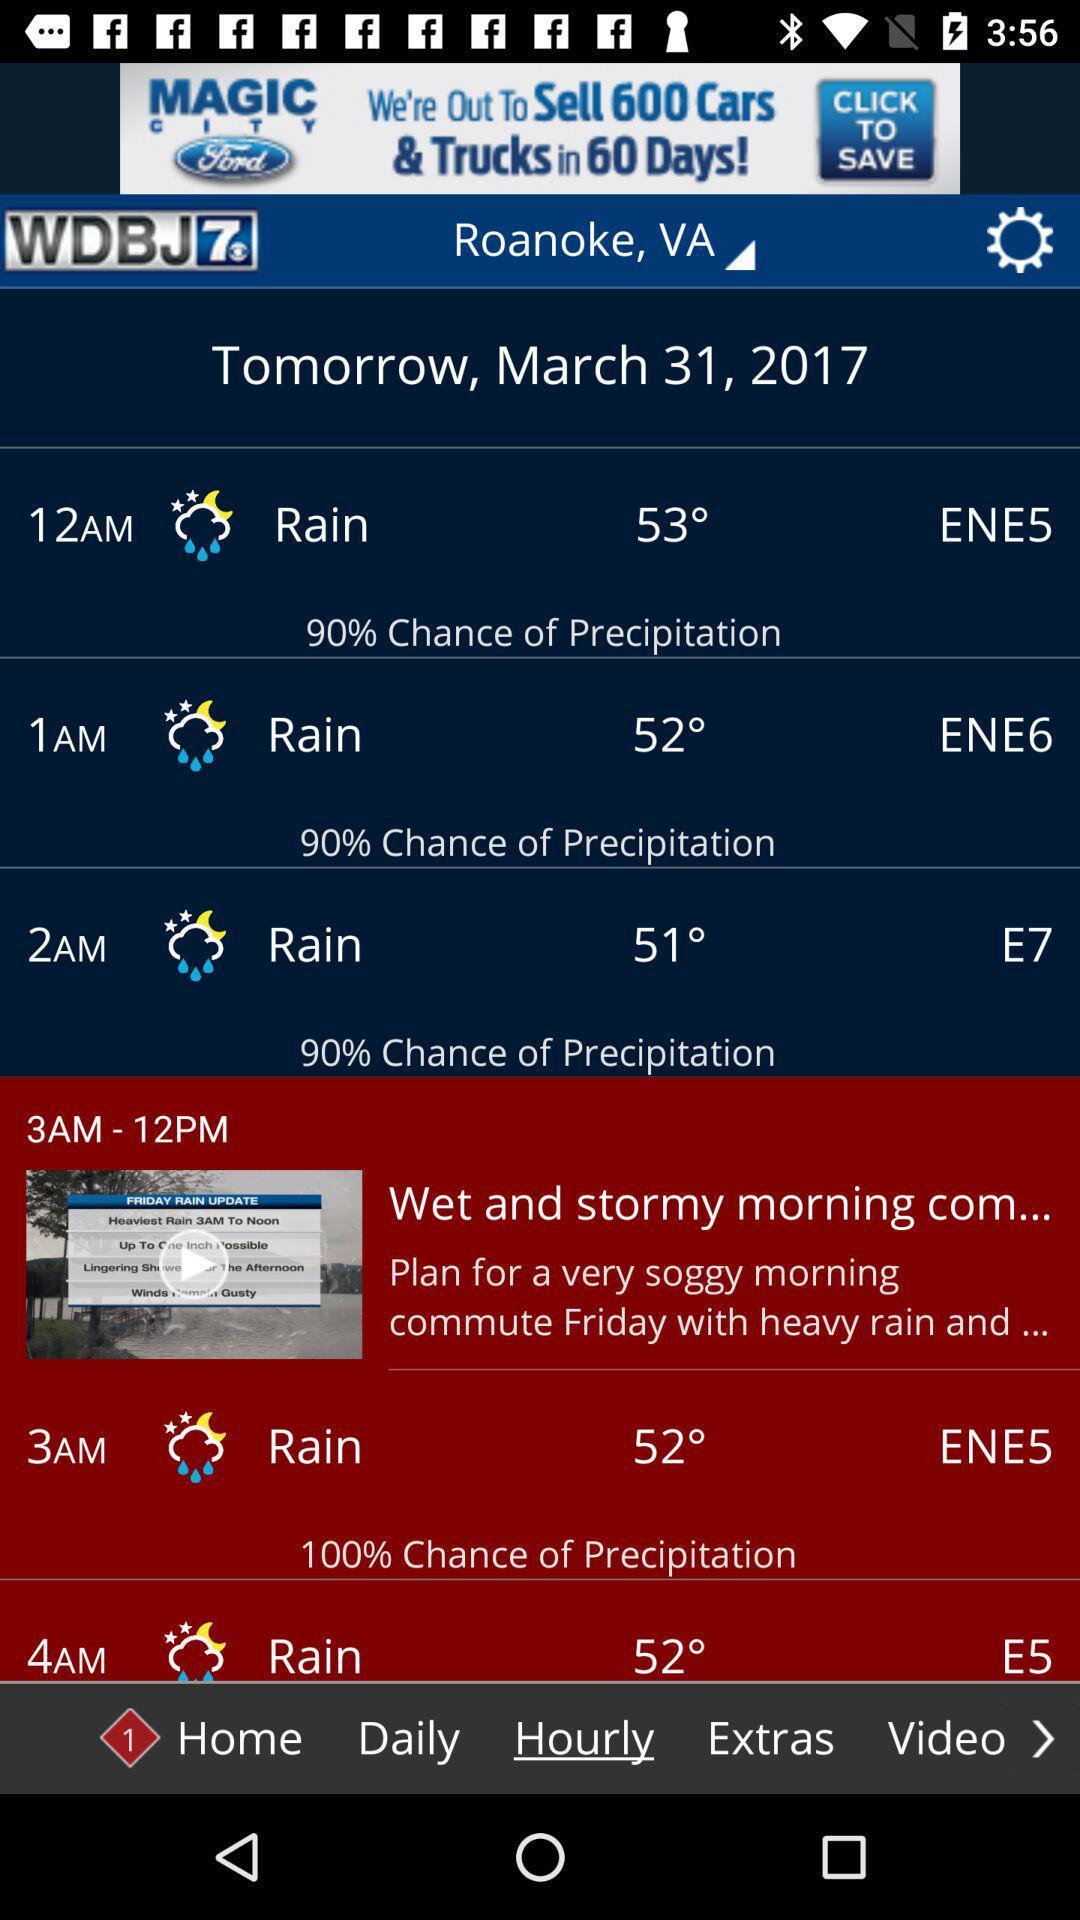  I want to click on the arrow_forward icon, so click(1042, 1737).